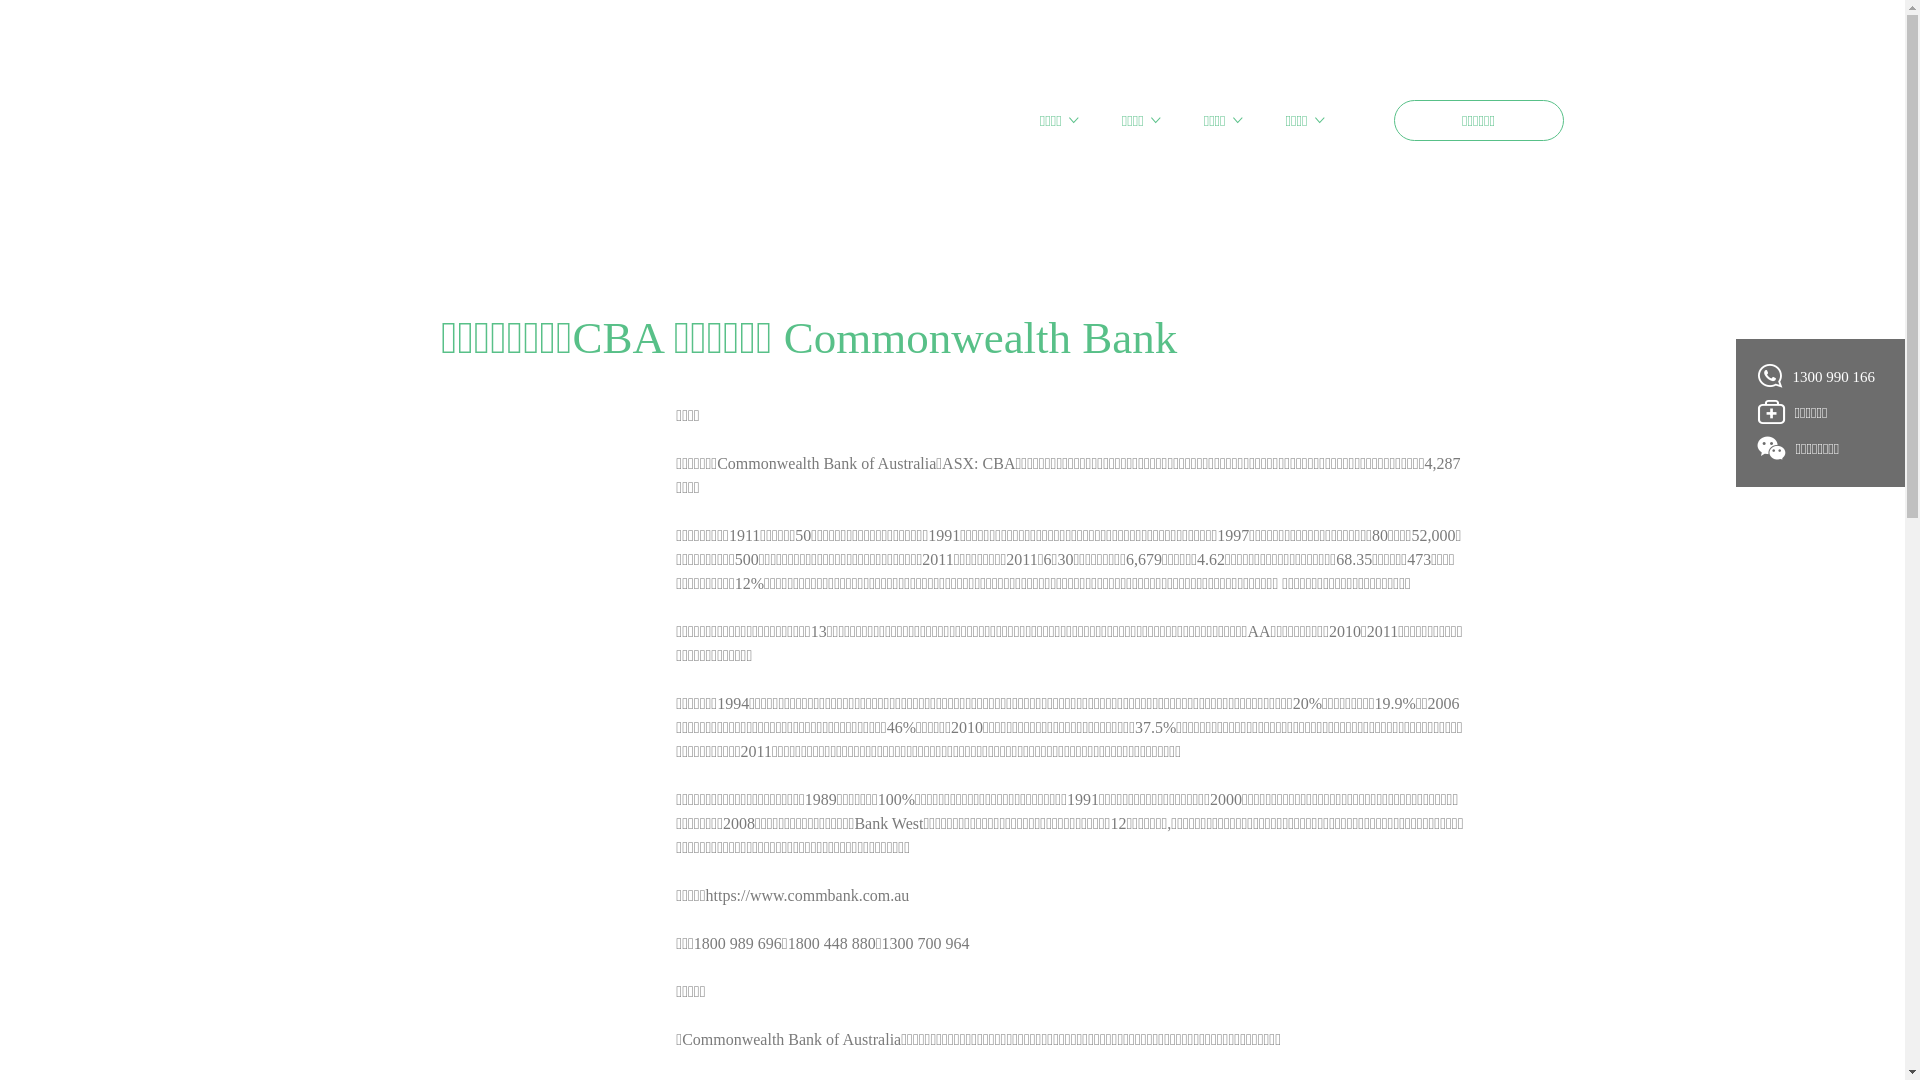 This screenshot has width=1920, height=1080. Describe the element at coordinates (1756, 375) in the screenshot. I see `'1300 990 166'` at that location.